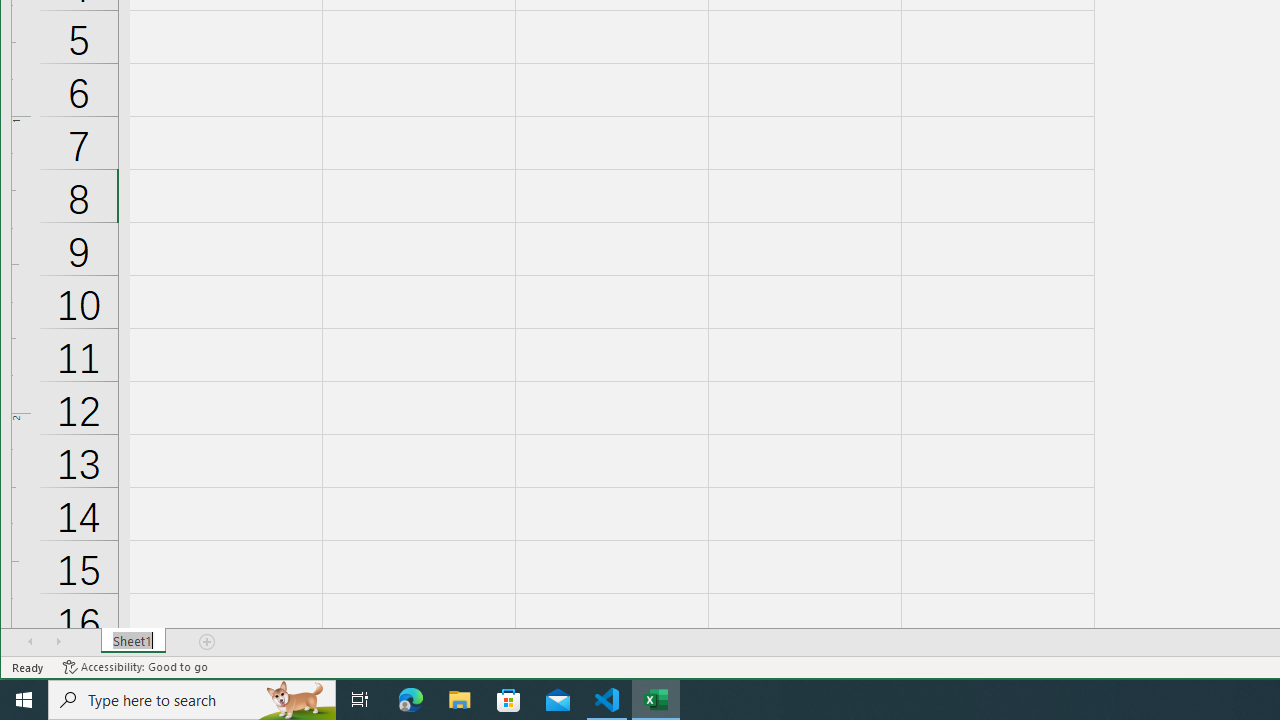 This screenshot has width=1280, height=720. What do you see at coordinates (410, 698) in the screenshot?
I see `'Microsoft Edge'` at bounding box center [410, 698].